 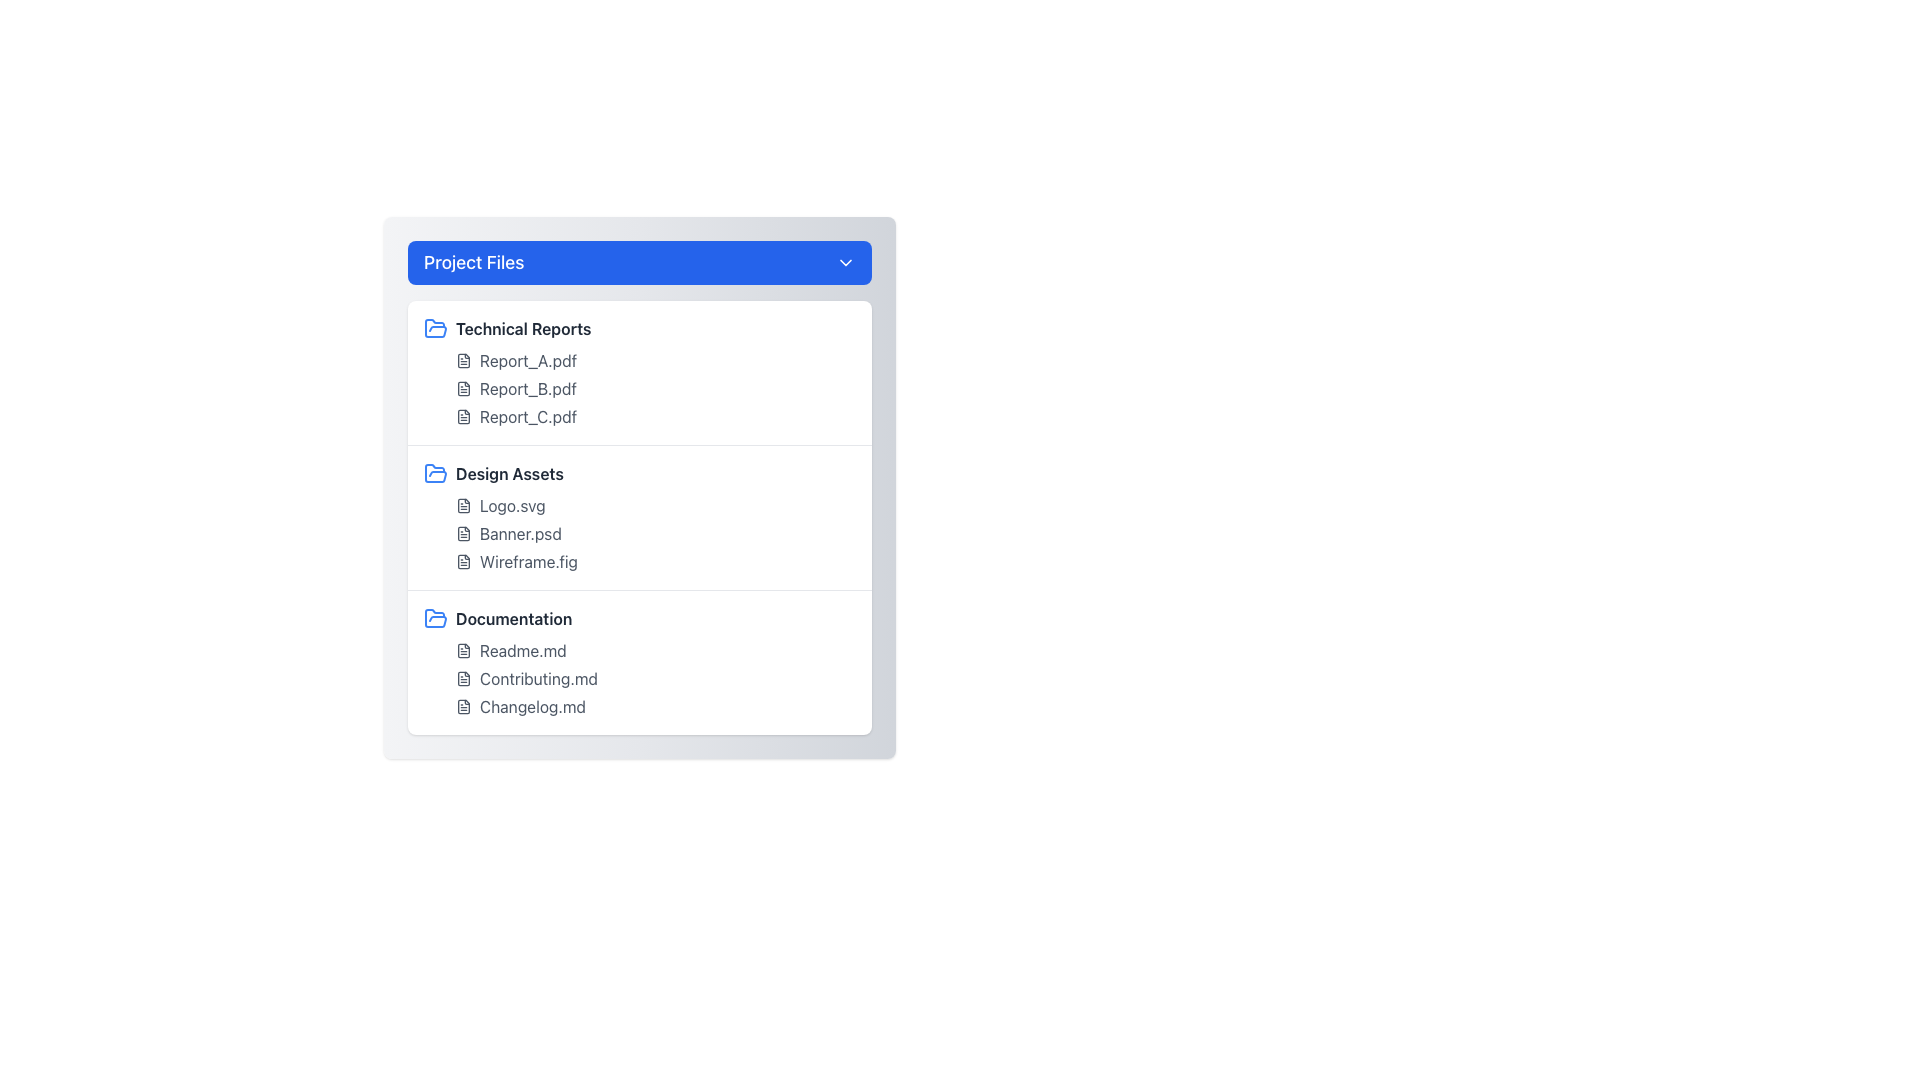 What do you see at coordinates (463, 705) in the screenshot?
I see `the file icon located to the left of the 'Changelog.md' text label in the 'Documentation' section` at bounding box center [463, 705].